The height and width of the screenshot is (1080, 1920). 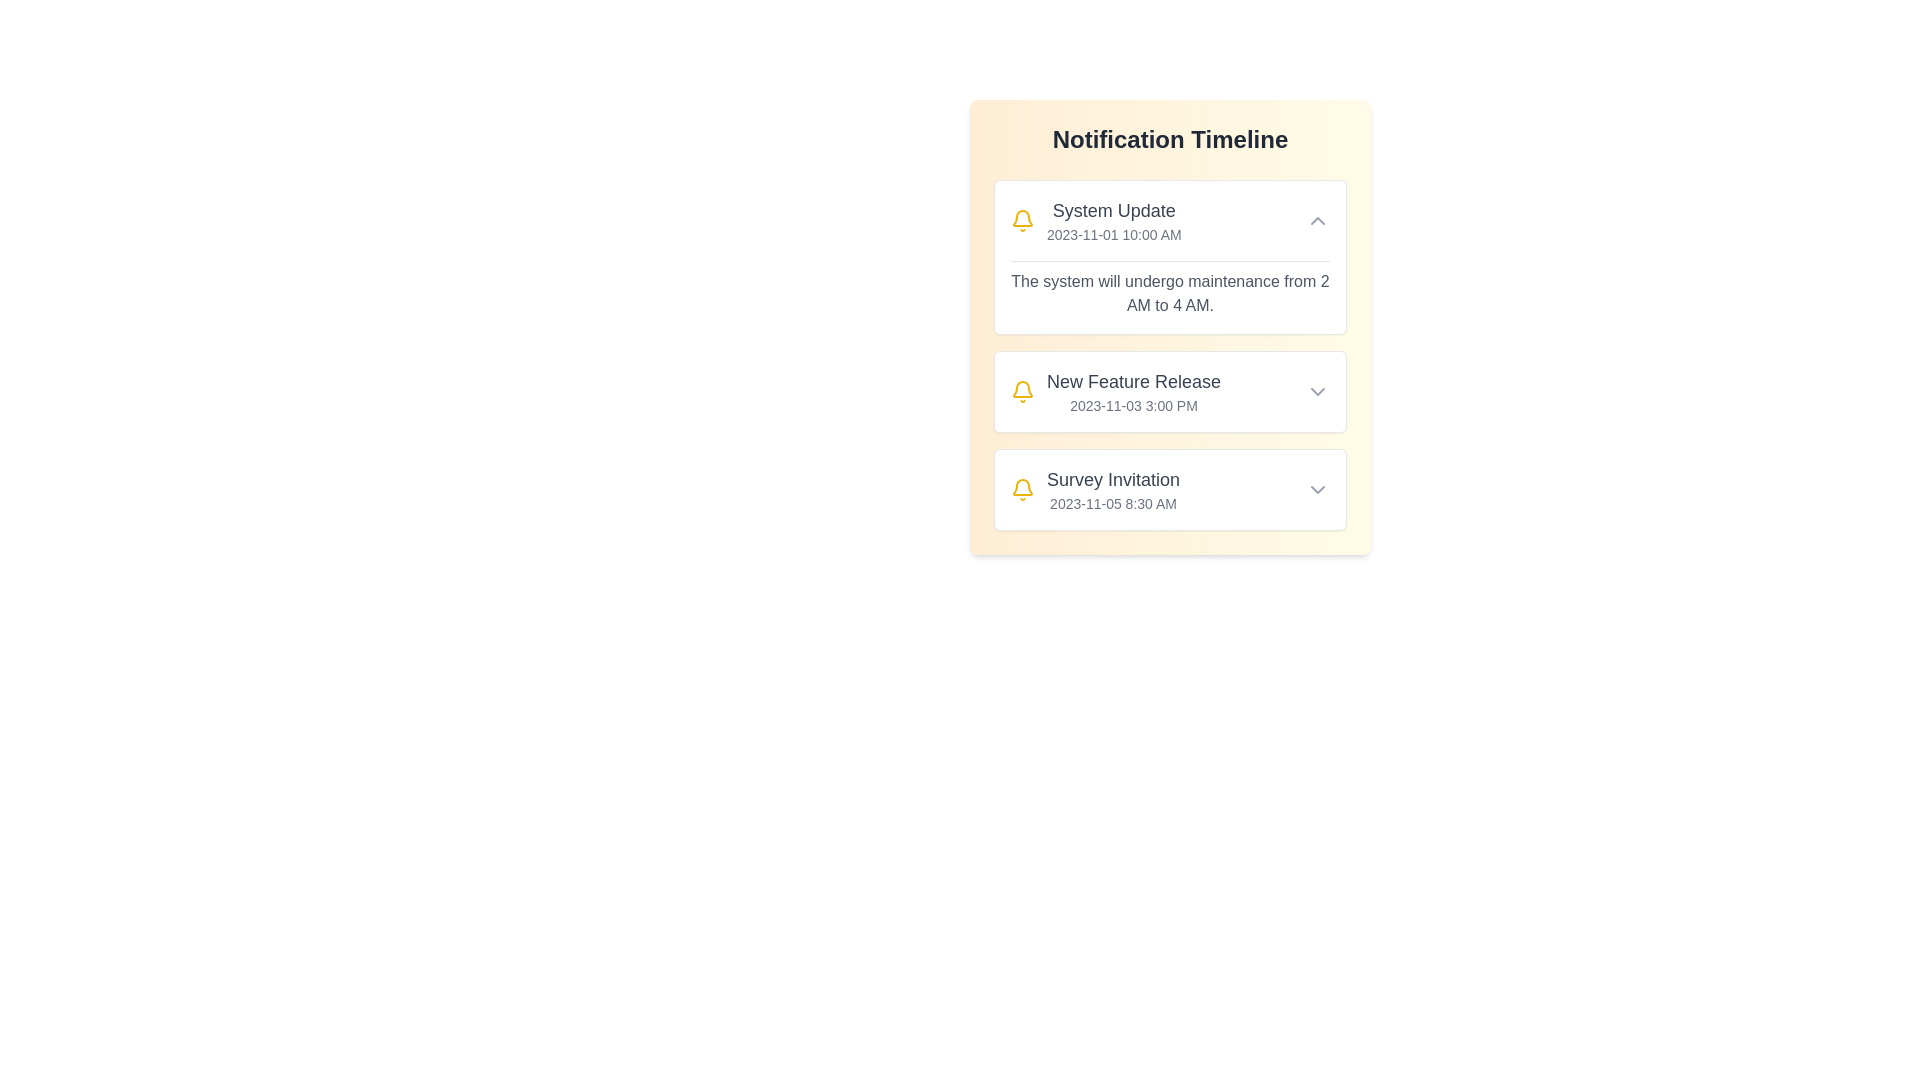 What do you see at coordinates (1170, 392) in the screenshot?
I see `title of the Notification Card located in the Notification Timeline, which is the second entry below 'System Update' and above 'Survey Invitation'` at bounding box center [1170, 392].